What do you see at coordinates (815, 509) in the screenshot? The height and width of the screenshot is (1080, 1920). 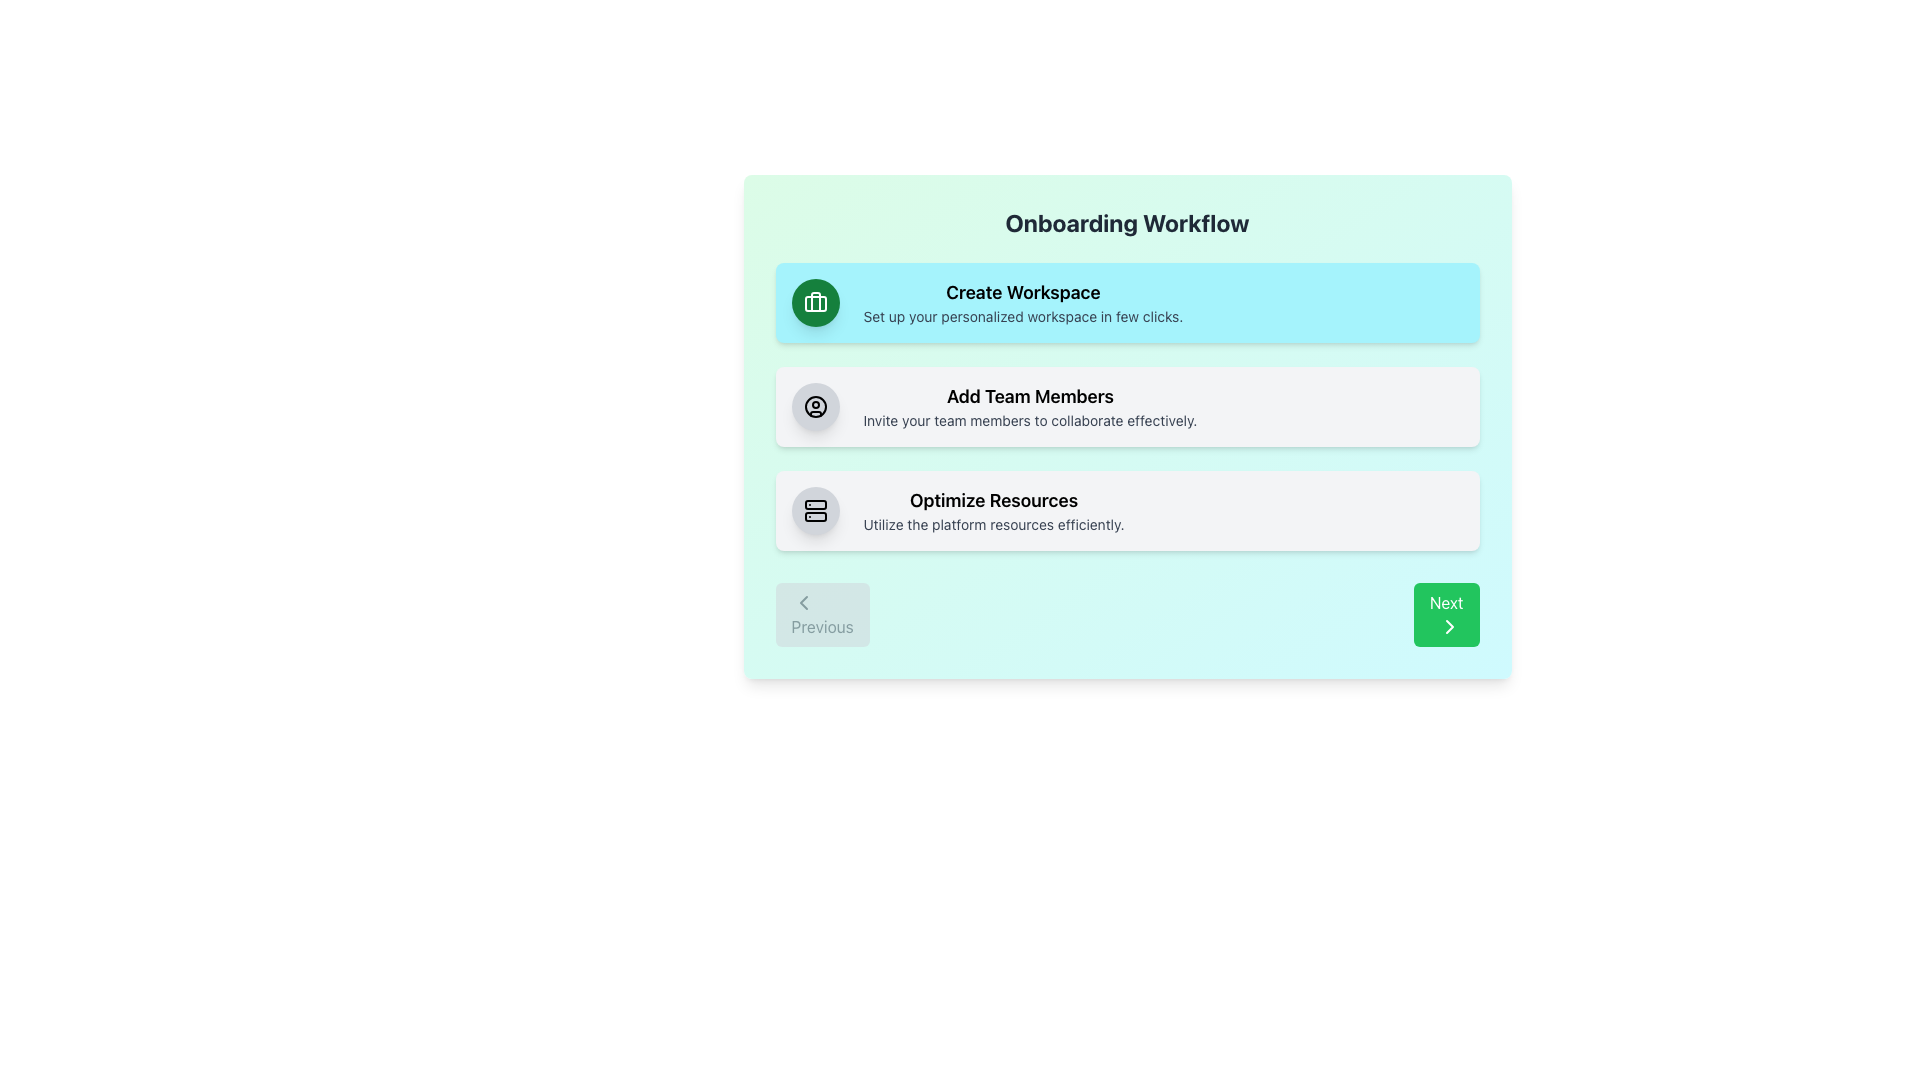 I see `the decorative 'Optimize Resources' icon button located on the left side of the 'Optimize Resources' description` at bounding box center [815, 509].